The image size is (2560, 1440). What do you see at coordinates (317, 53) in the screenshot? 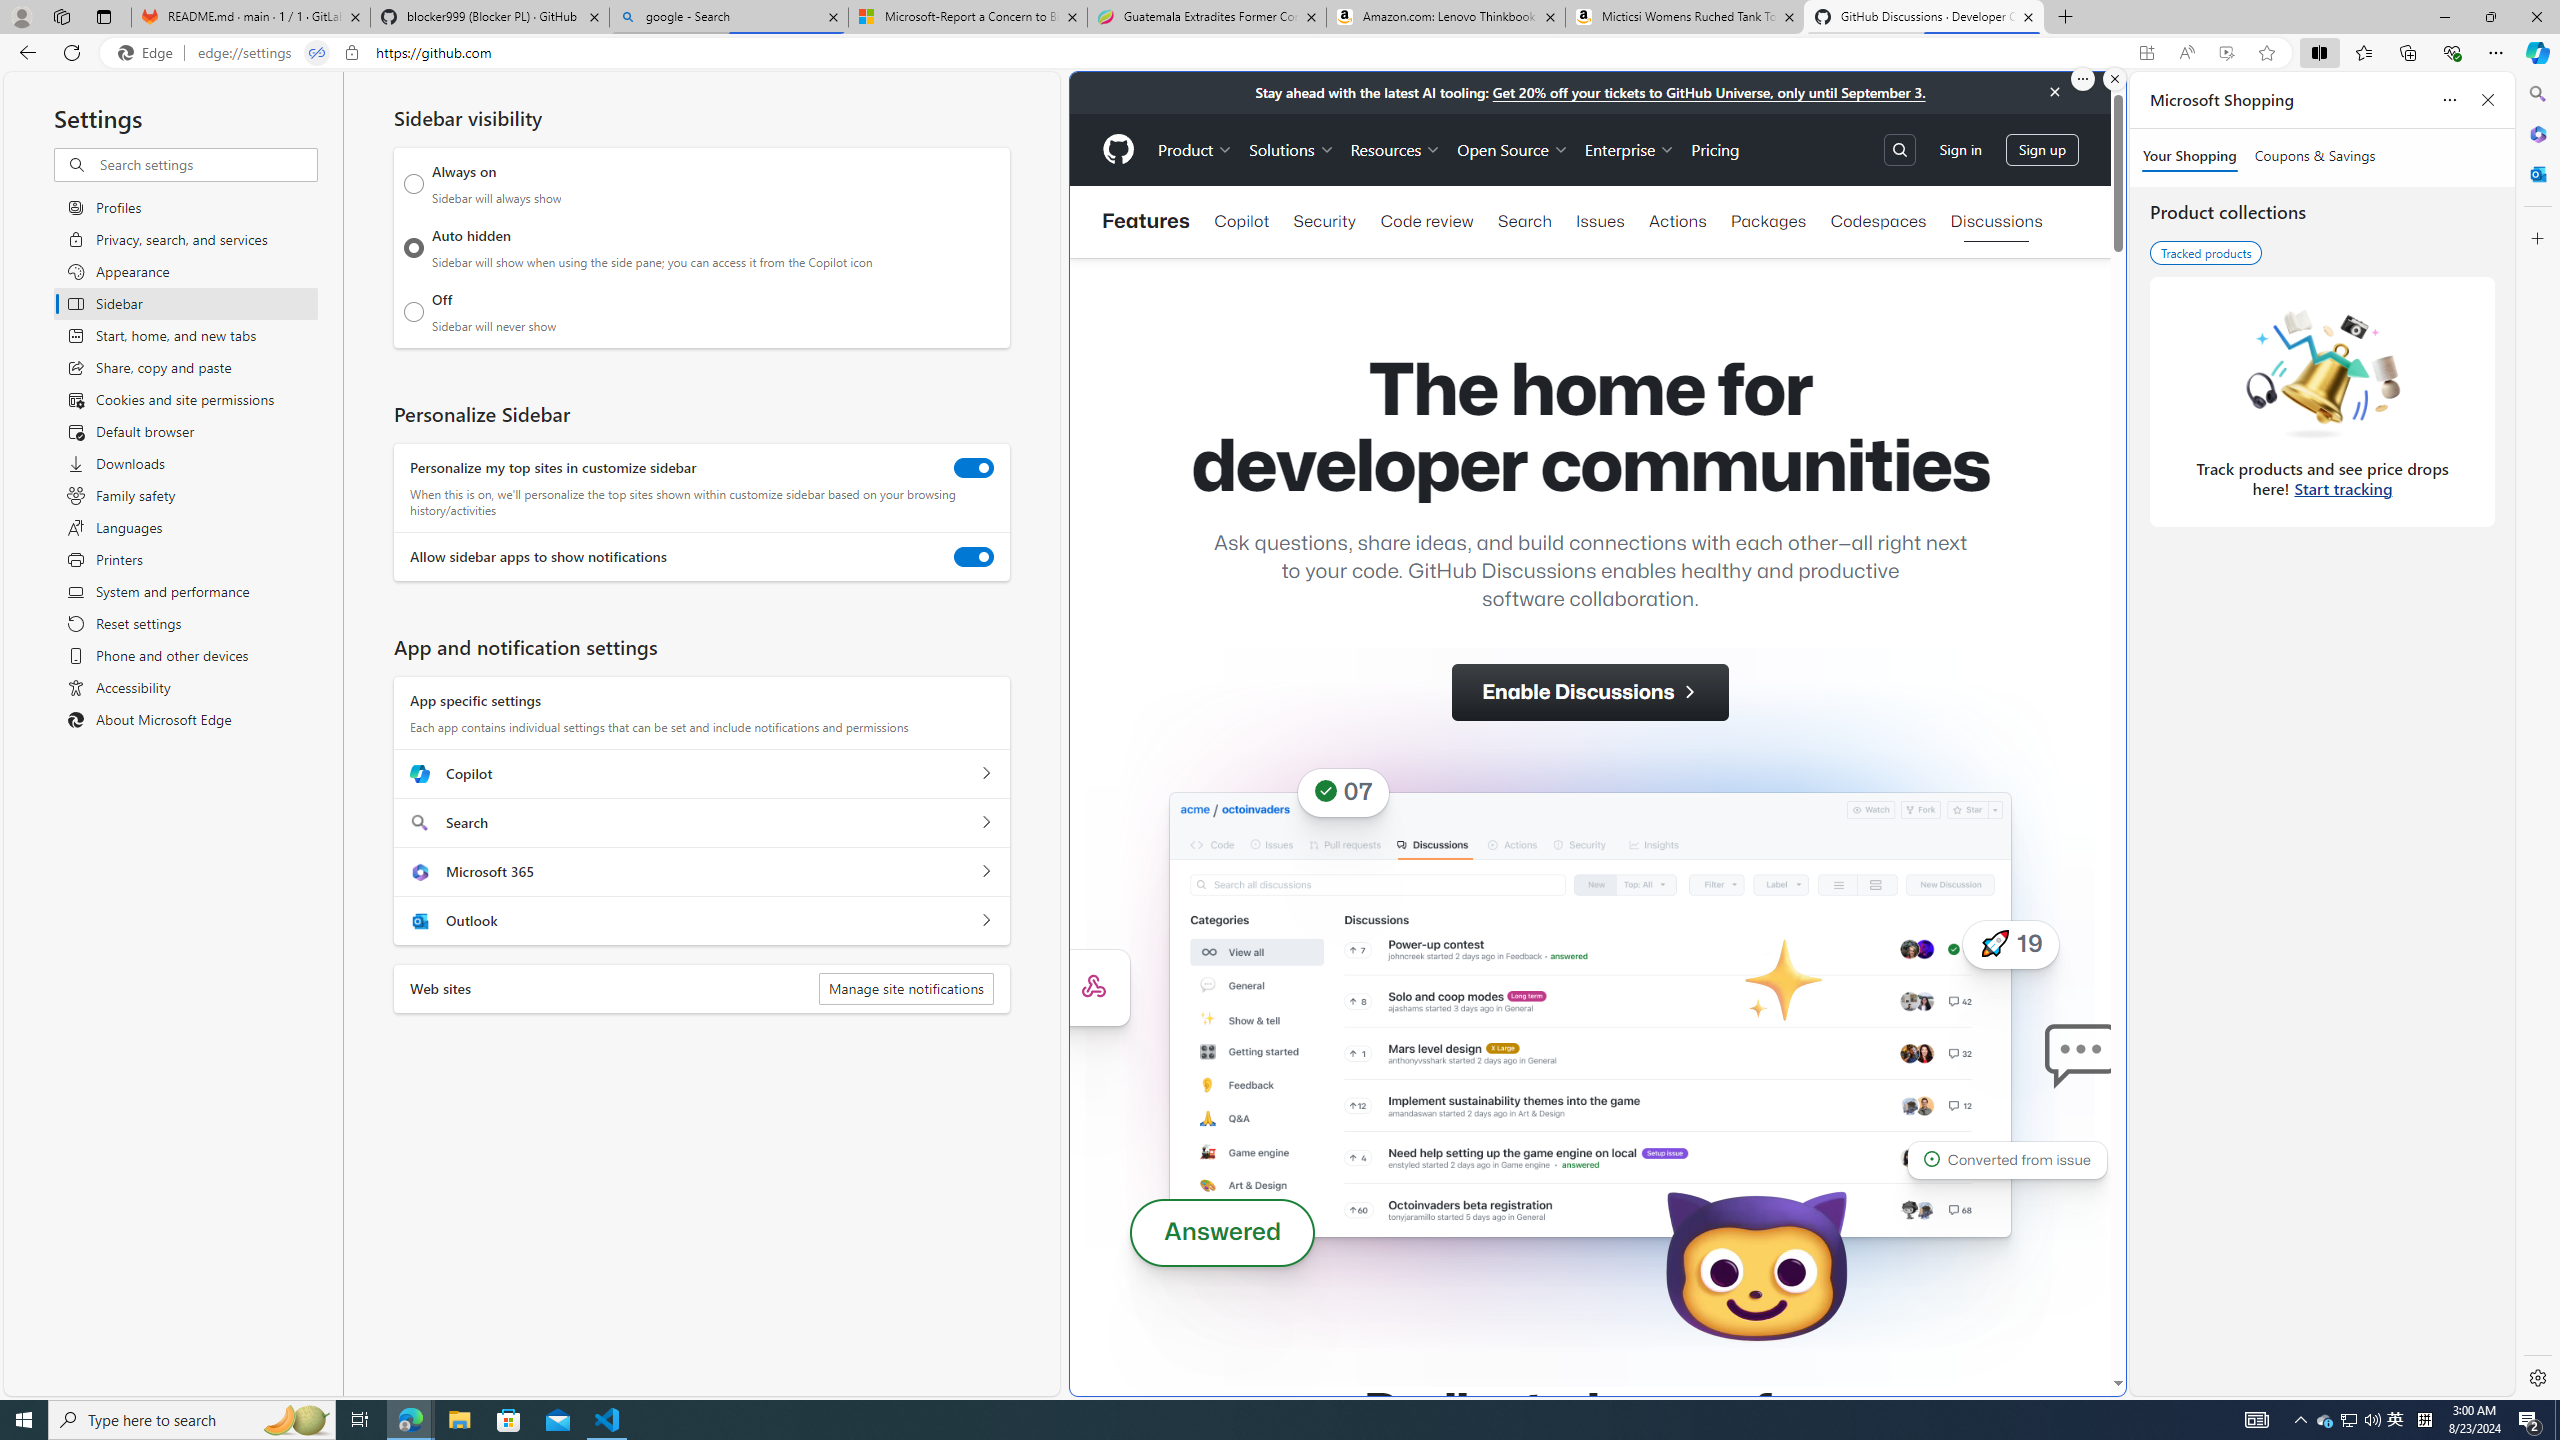
I see `'Tabs in split screen'` at bounding box center [317, 53].